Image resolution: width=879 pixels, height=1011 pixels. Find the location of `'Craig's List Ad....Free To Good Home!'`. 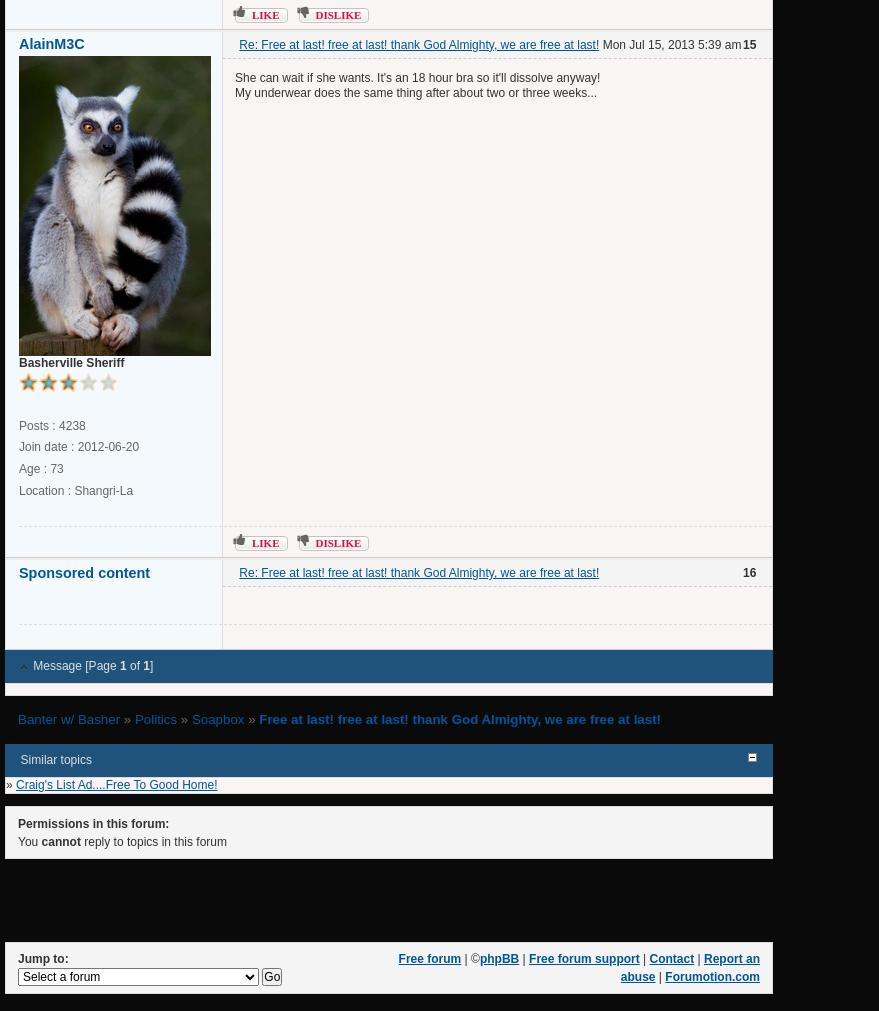

'Craig's List Ad....Free To Good Home!' is located at coordinates (115, 783).